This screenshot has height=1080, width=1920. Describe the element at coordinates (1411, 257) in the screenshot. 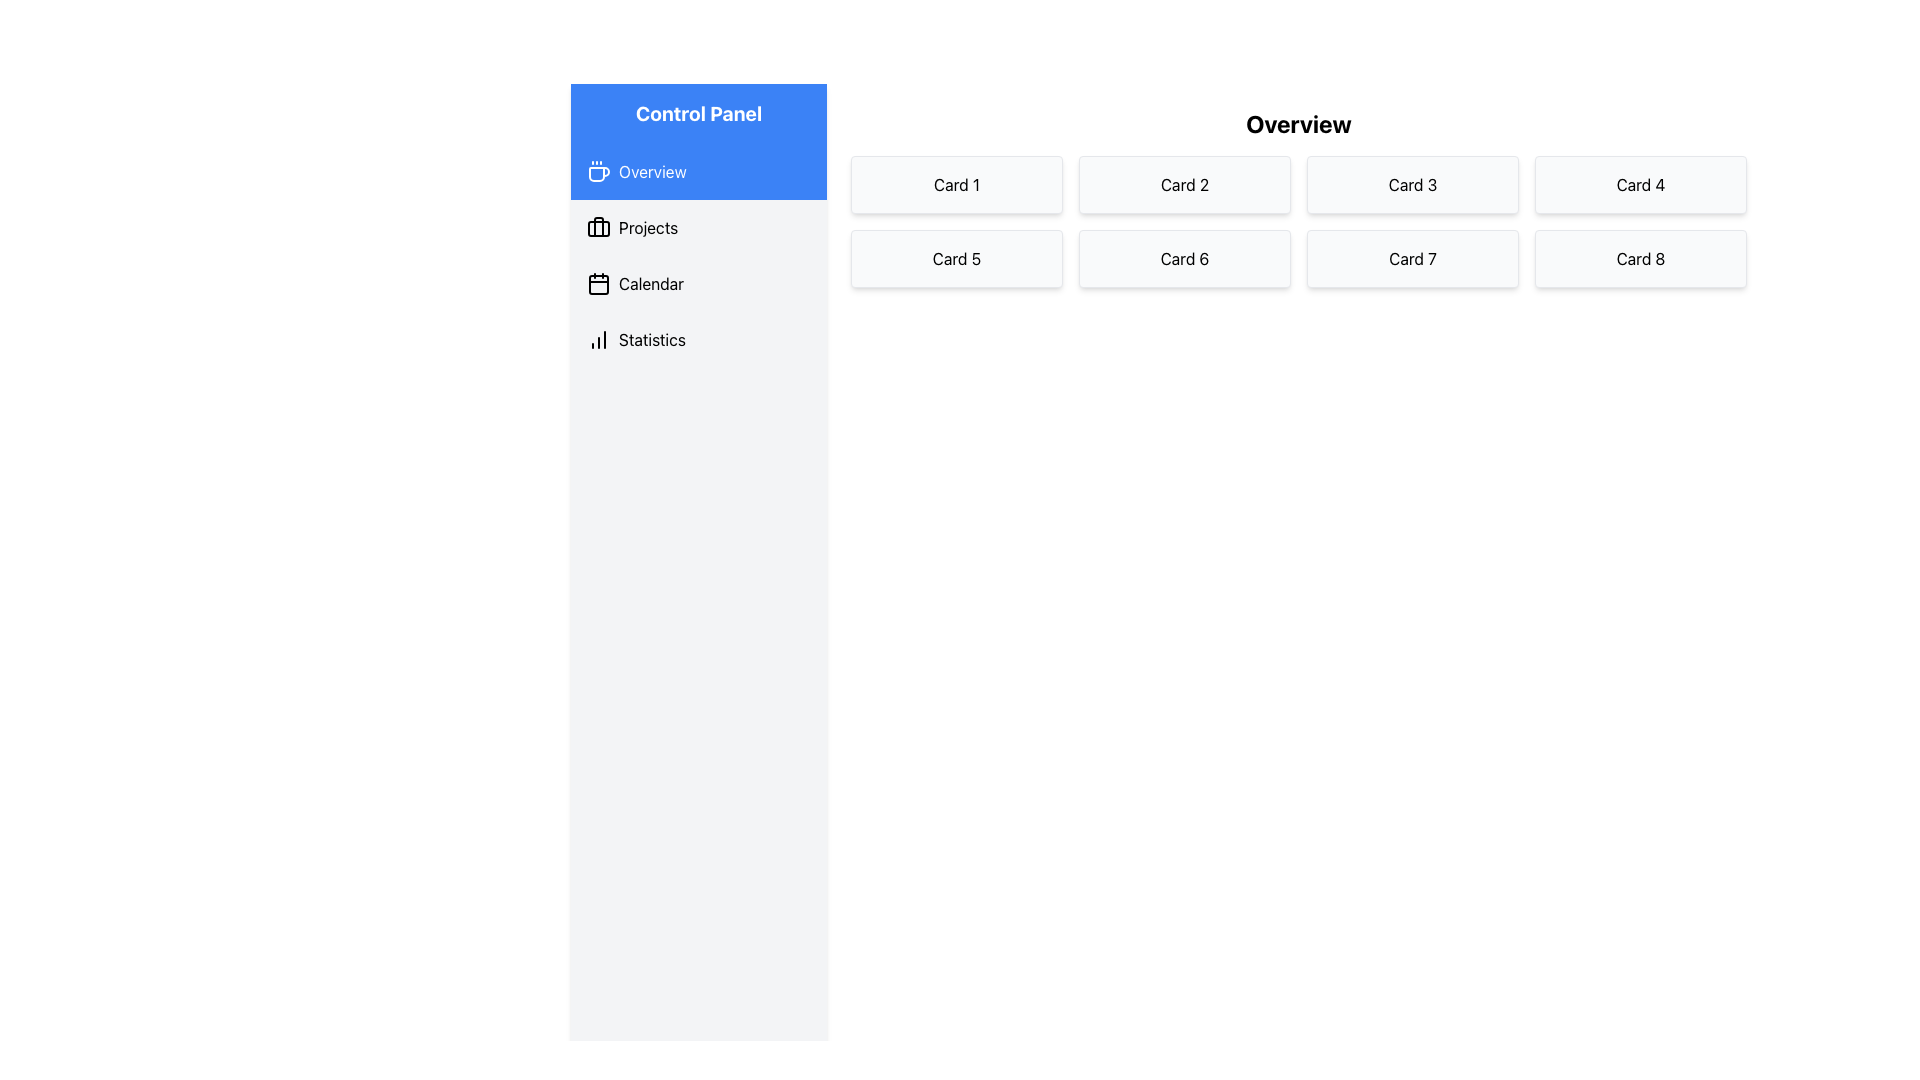

I see `the text label identifying the seventh card in the grid layout under the 'Overview' heading` at that location.